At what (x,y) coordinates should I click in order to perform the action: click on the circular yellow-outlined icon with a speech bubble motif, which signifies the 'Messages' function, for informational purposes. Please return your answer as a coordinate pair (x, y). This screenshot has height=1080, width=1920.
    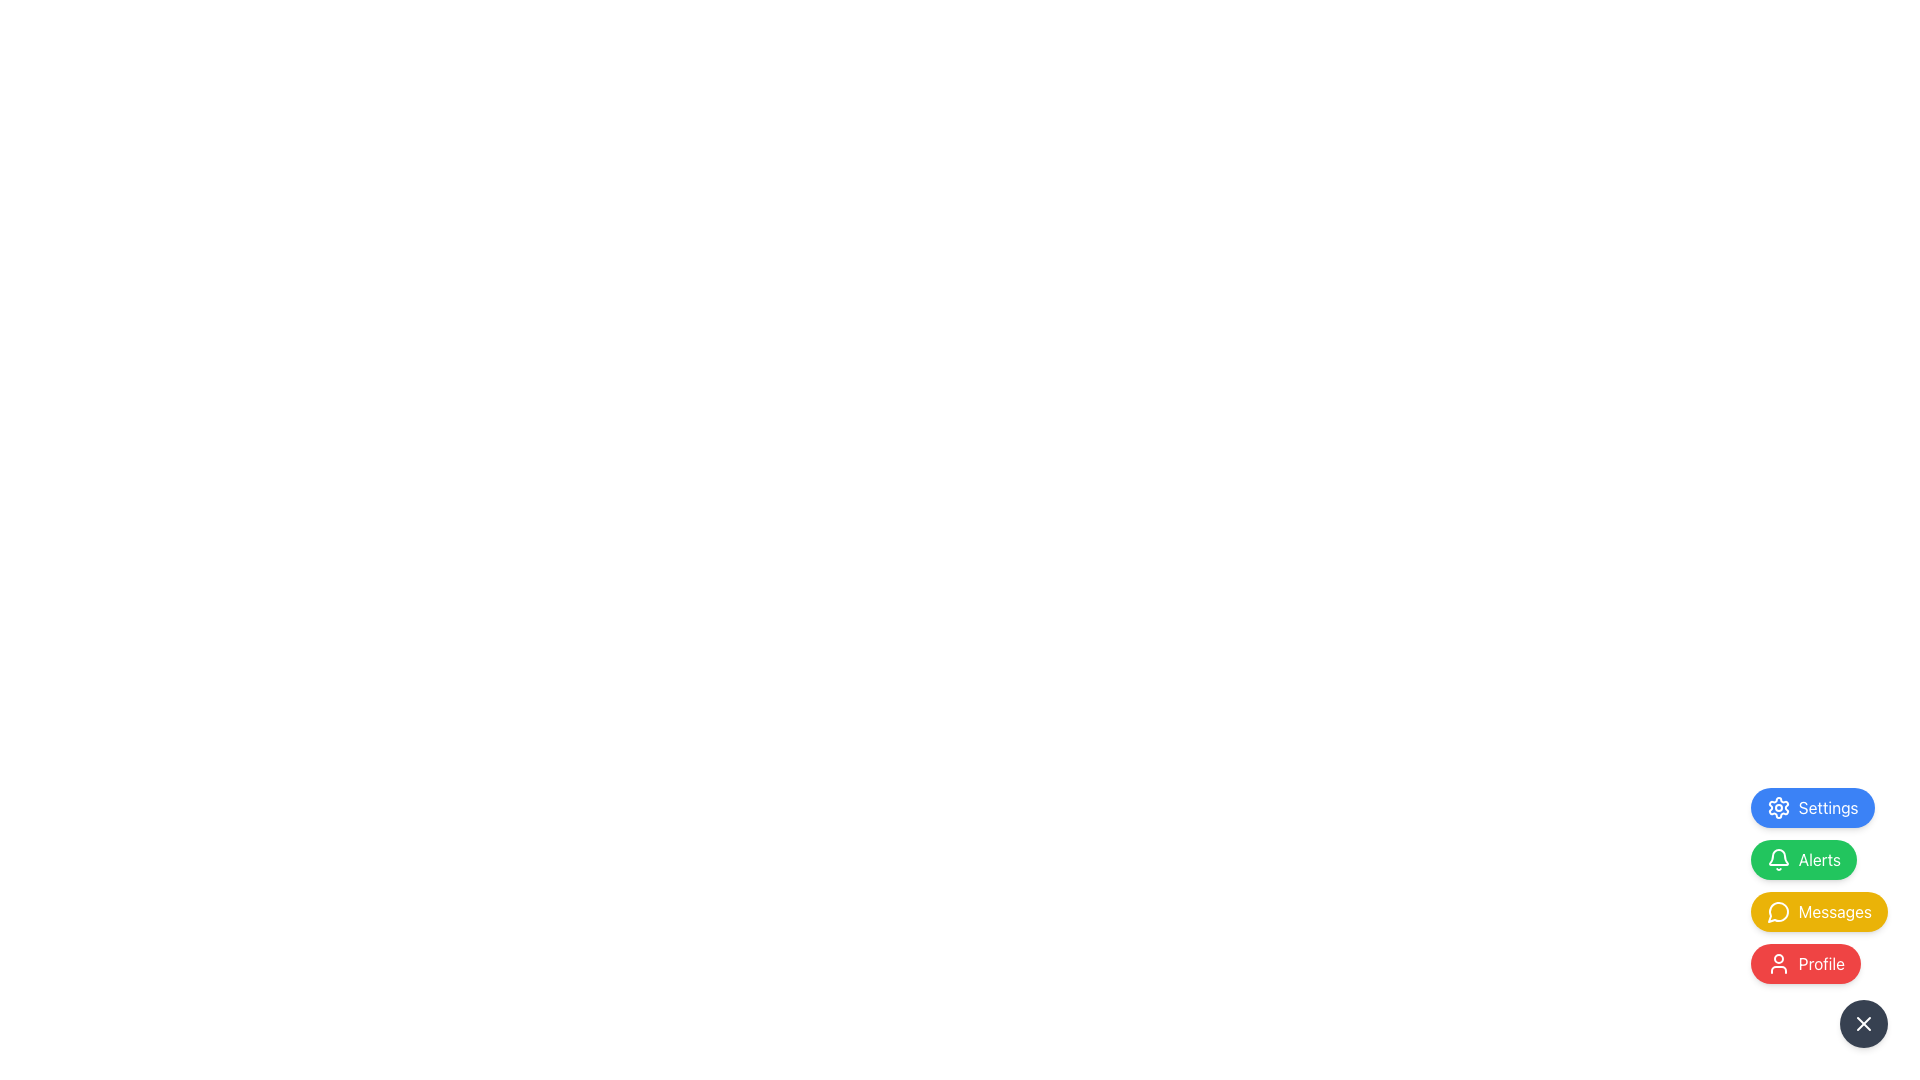
    Looking at the image, I should click on (1778, 912).